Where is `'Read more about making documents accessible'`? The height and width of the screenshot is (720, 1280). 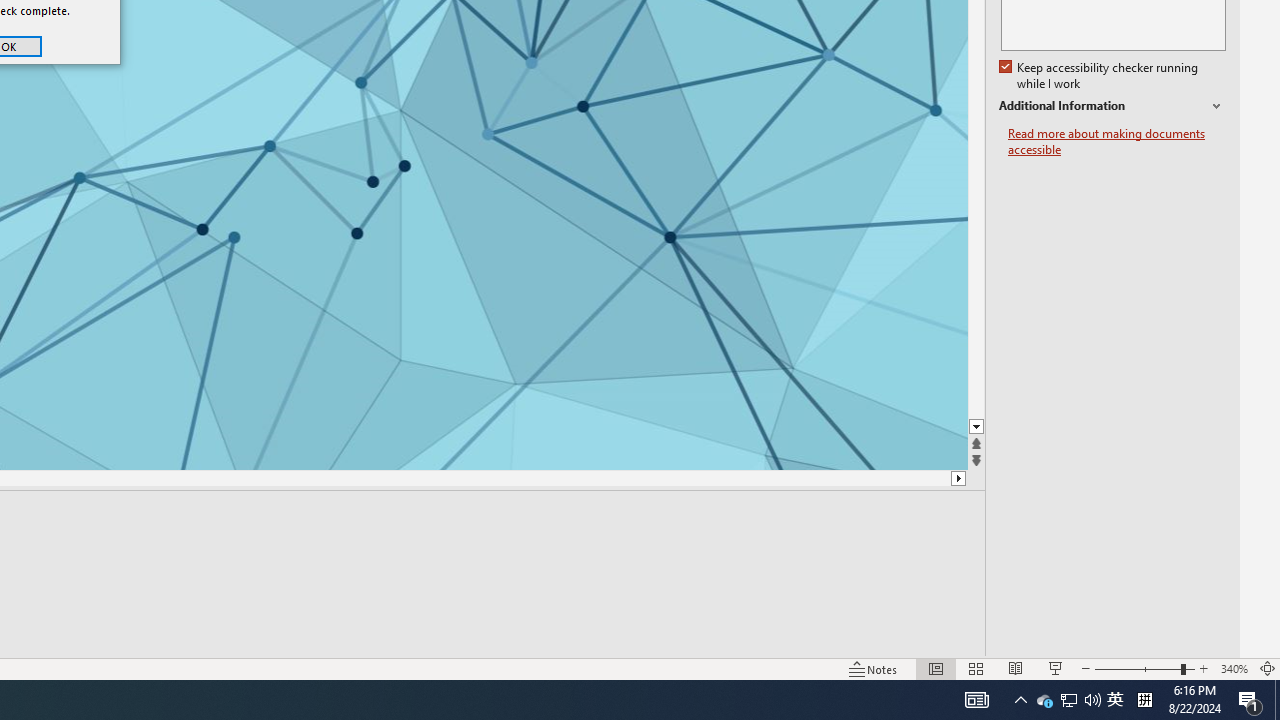 'Read more about making documents accessible' is located at coordinates (1116, 141).